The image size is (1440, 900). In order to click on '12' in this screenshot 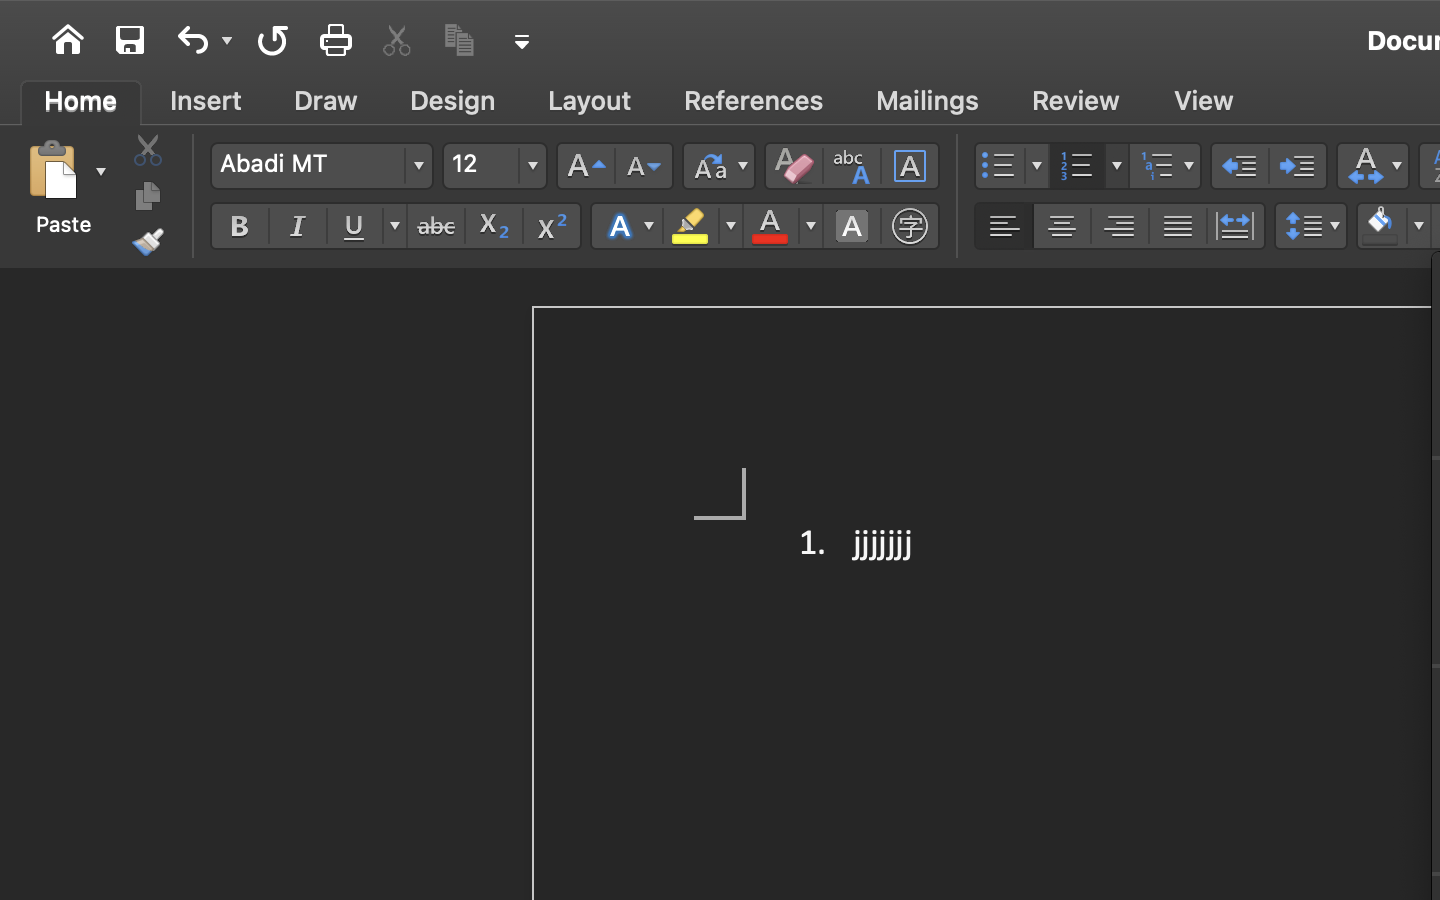, I will do `click(494, 165)`.